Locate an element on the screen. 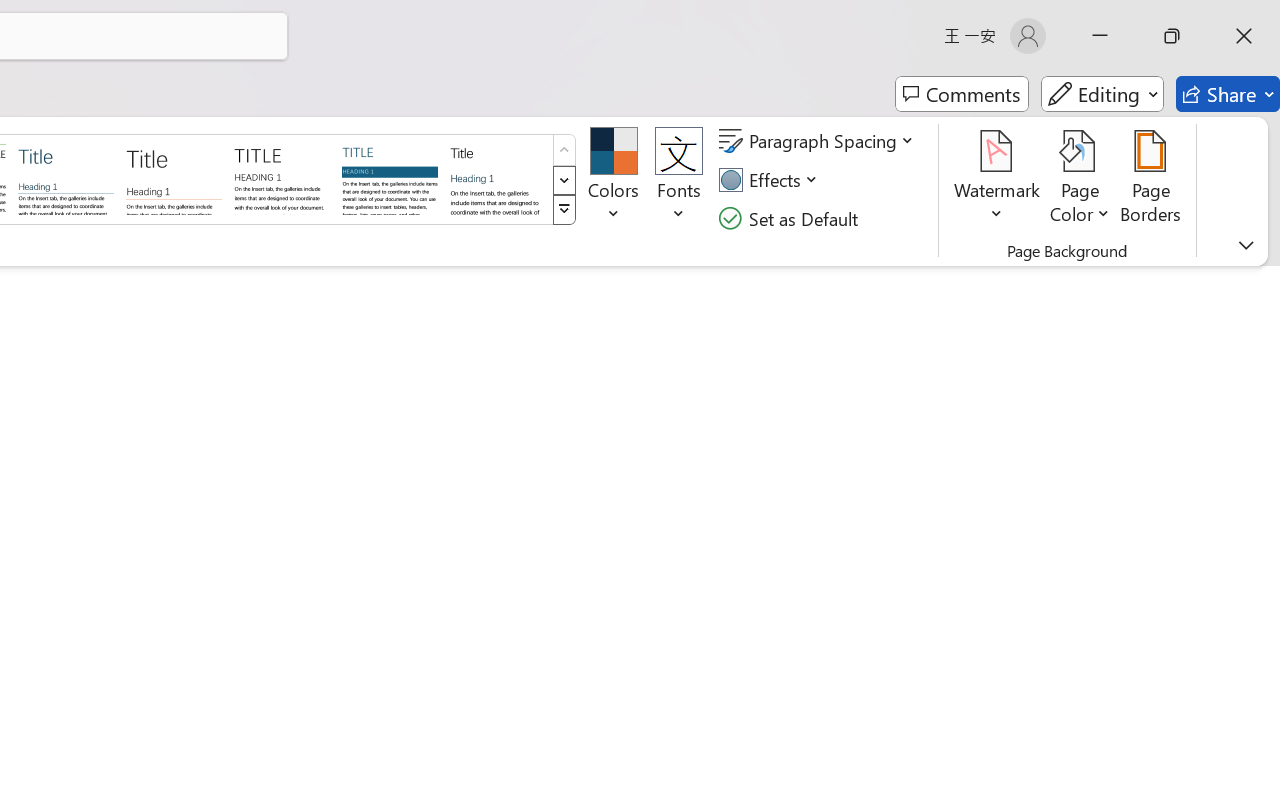  'Row up' is located at coordinates (563, 150).